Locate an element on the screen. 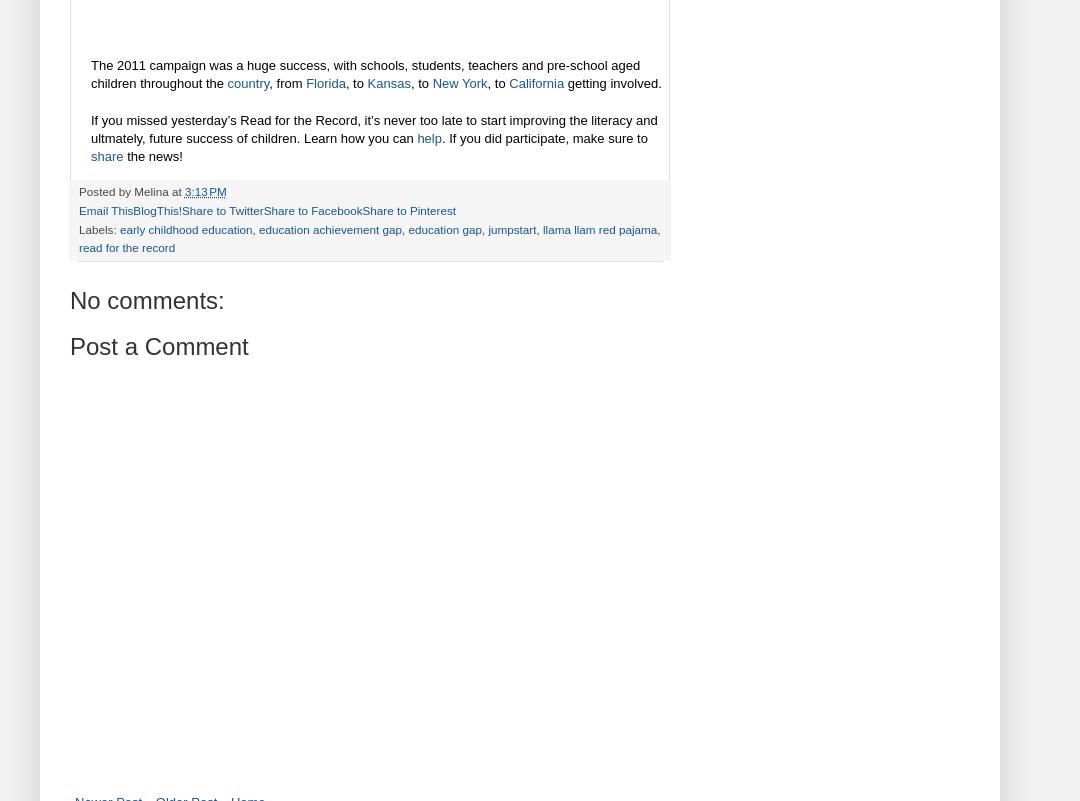  'to' is located at coordinates (499, 83).